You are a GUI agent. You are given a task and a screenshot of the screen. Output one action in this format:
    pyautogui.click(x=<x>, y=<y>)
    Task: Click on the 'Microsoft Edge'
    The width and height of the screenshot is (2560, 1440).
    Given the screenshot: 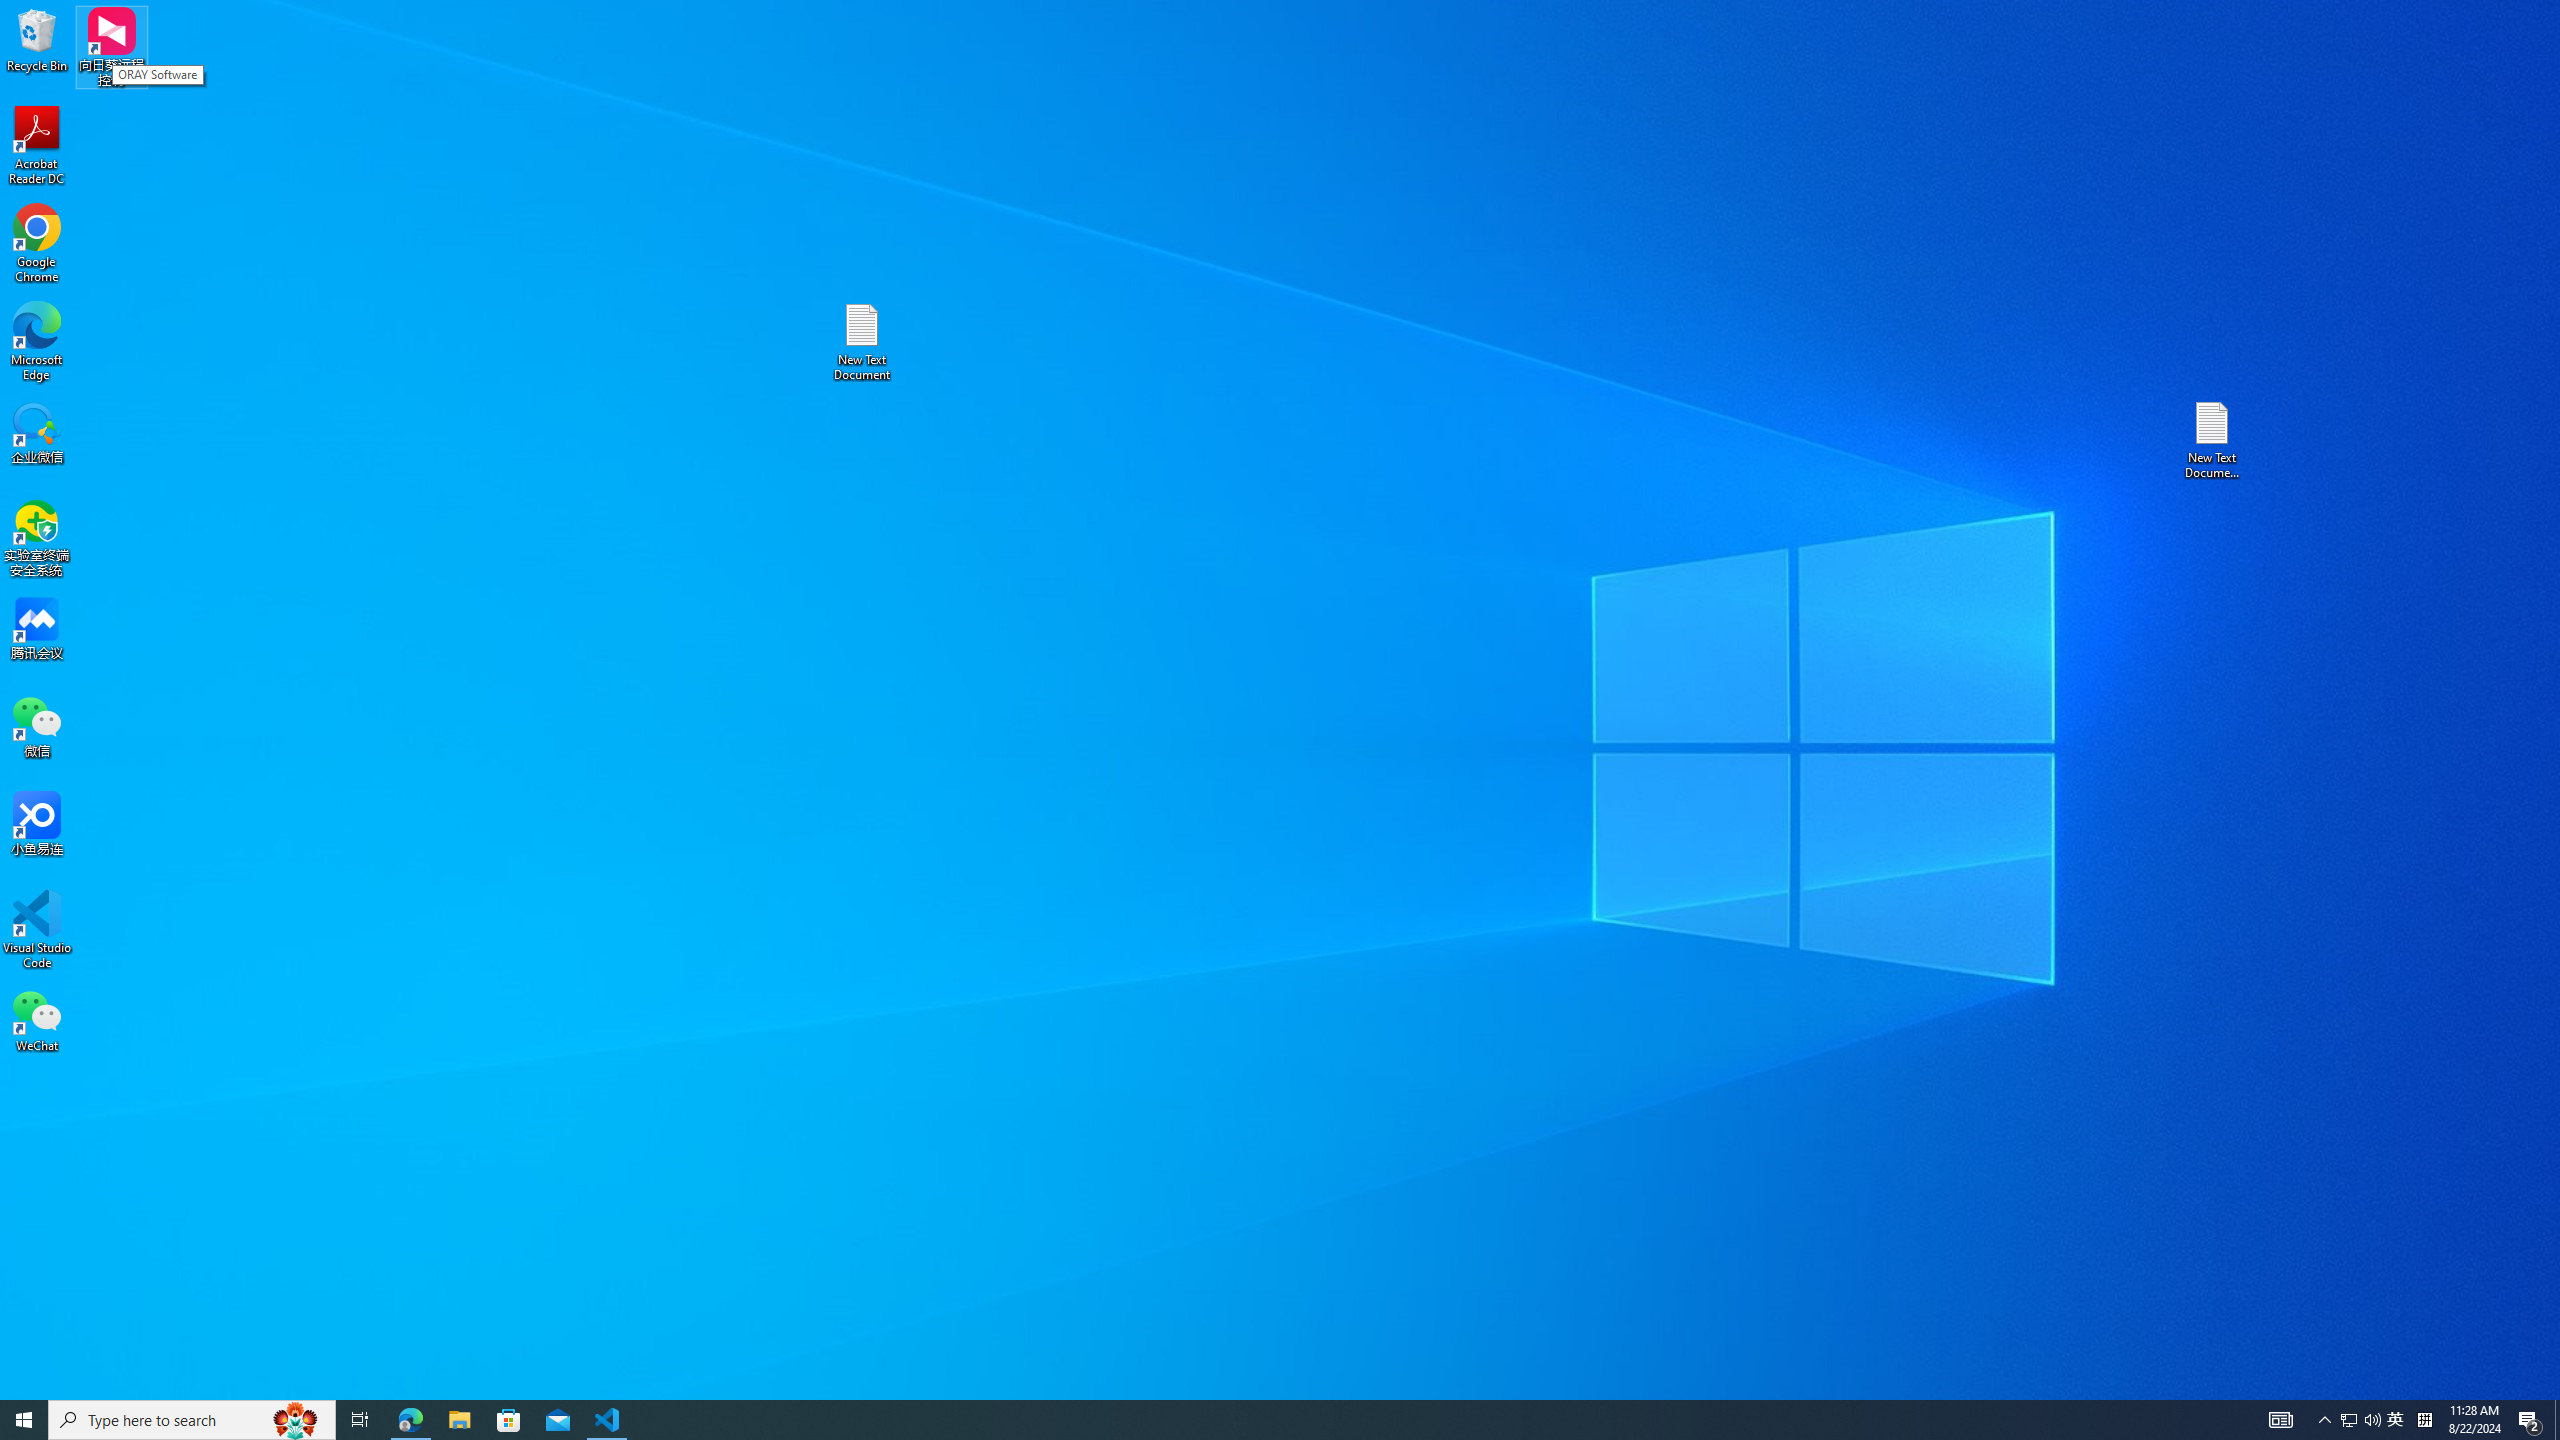 What is the action you would take?
    pyautogui.click(x=36, y=341)
    